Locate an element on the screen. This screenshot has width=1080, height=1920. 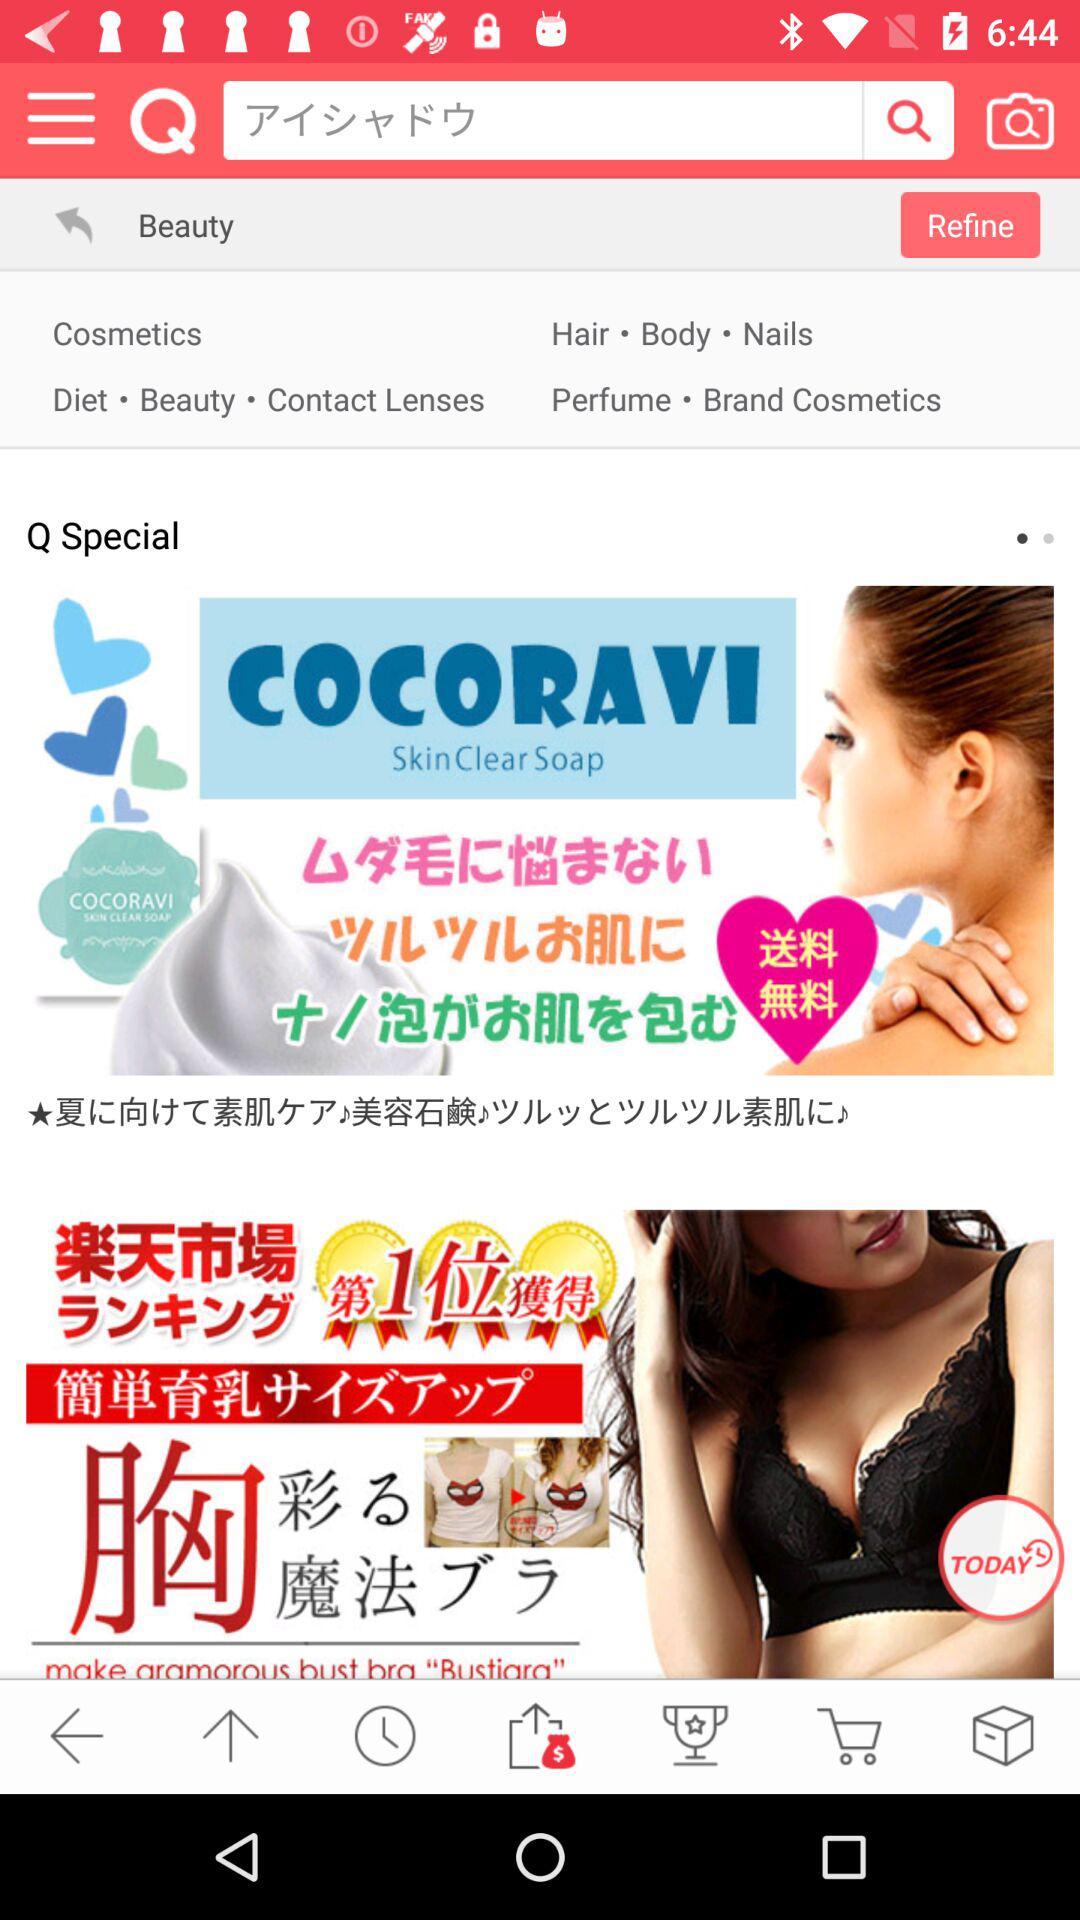
open advertisement is located at coordinates (1001, 1559).